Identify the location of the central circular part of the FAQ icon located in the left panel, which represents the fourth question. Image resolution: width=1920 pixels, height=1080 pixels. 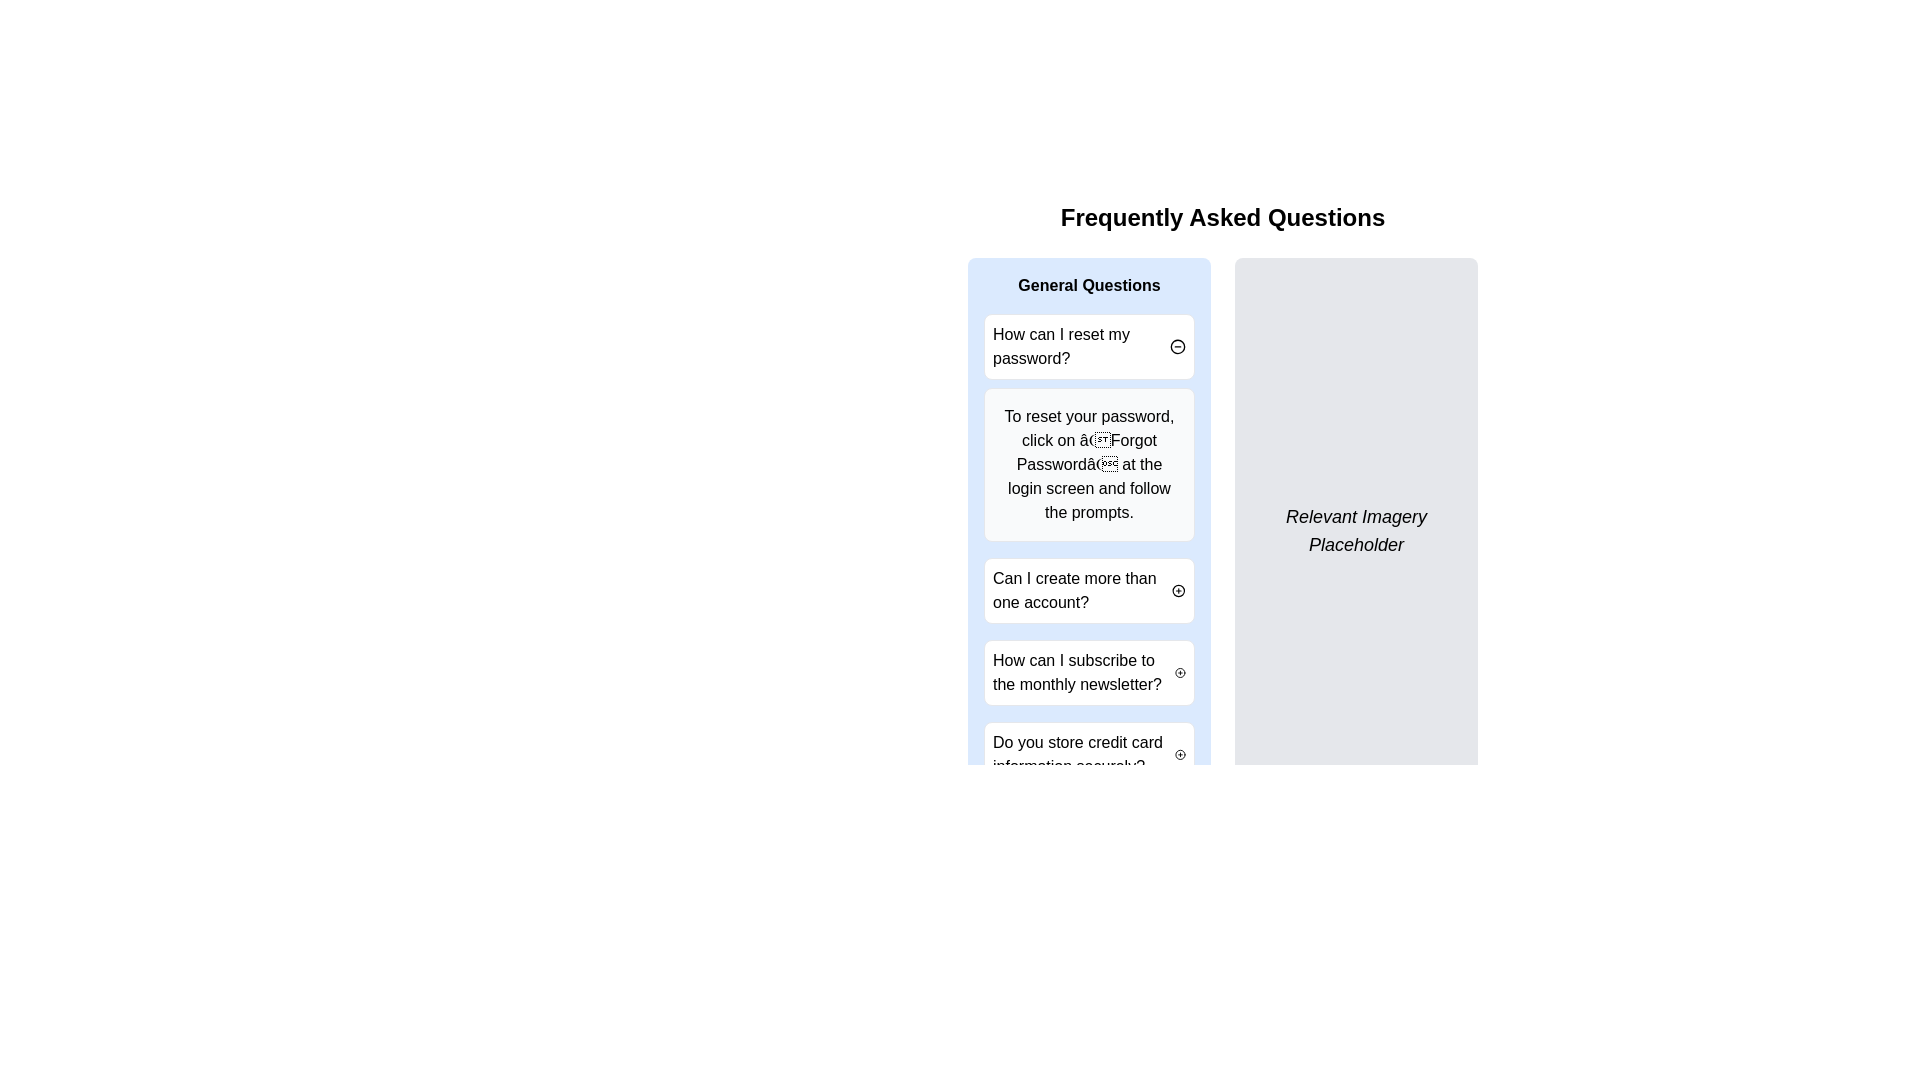
(1180, 672).